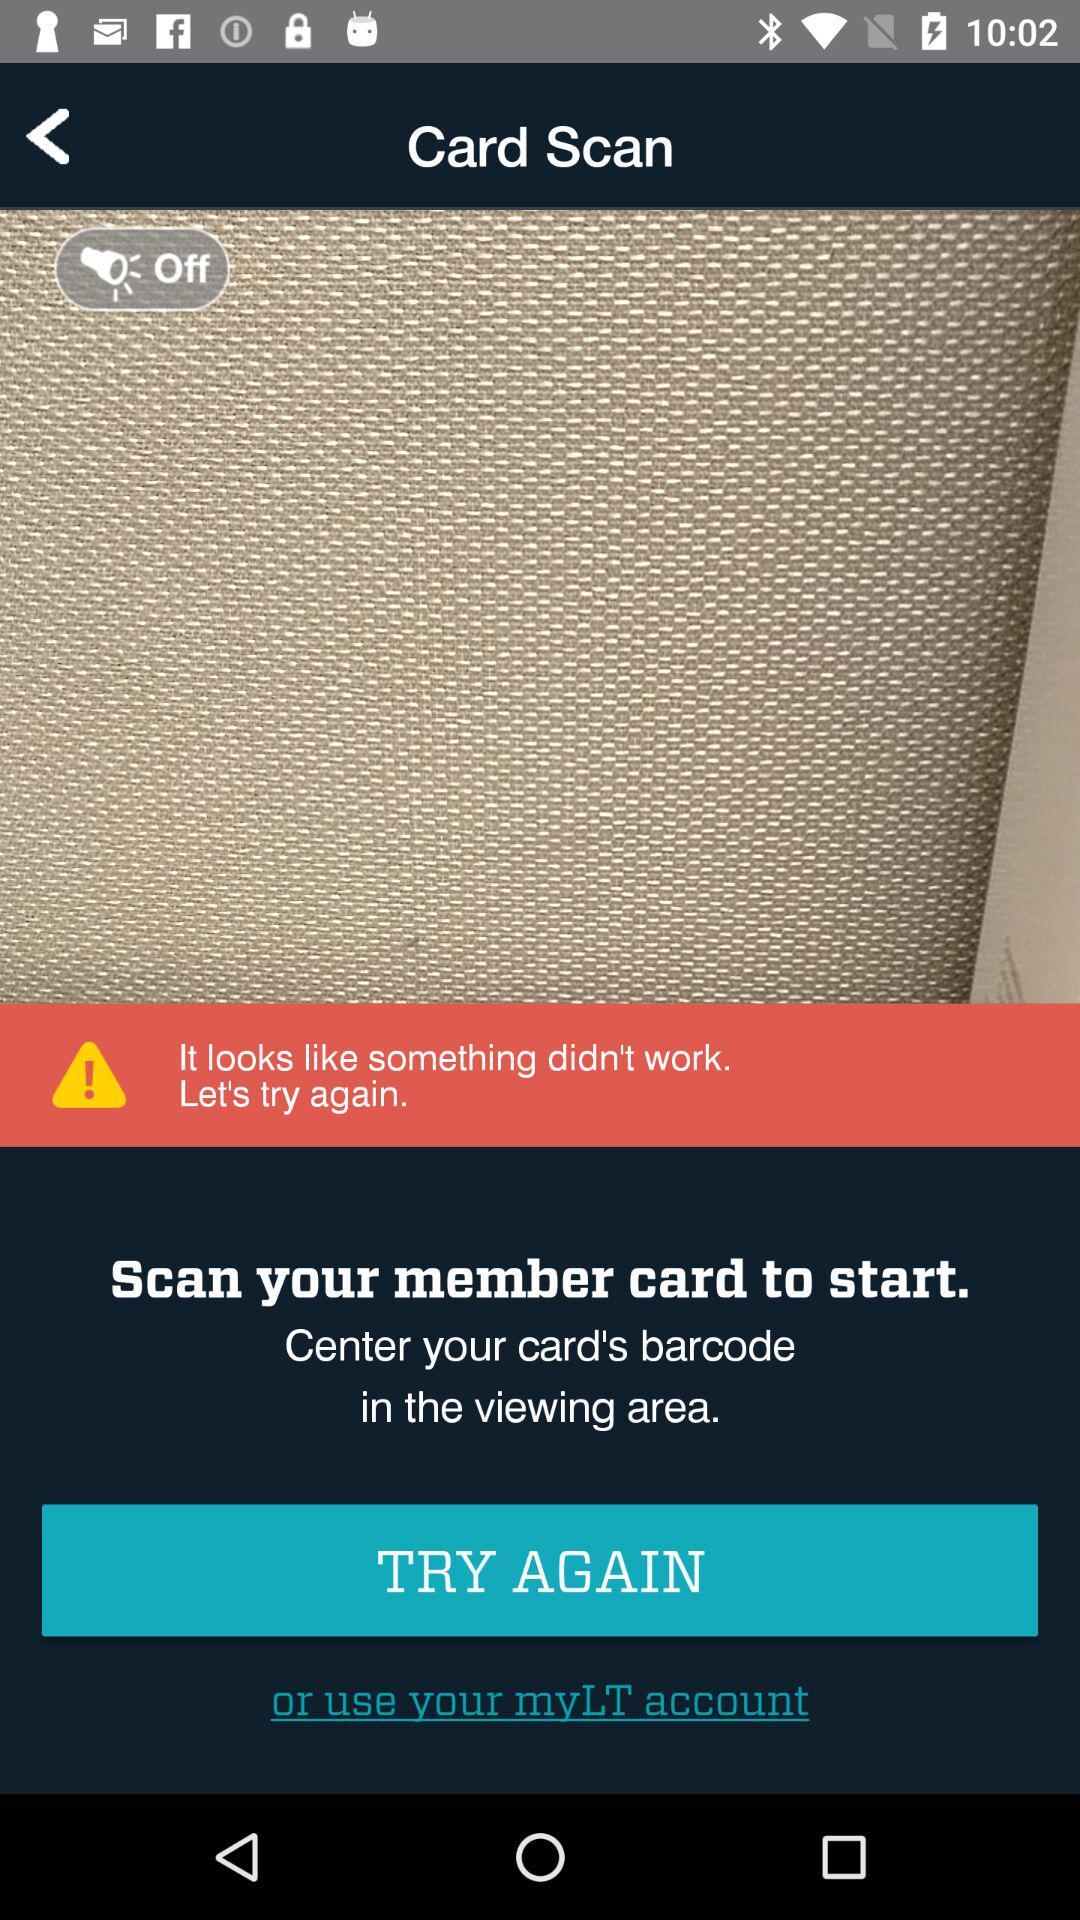  I want to click on off, so click(141, 268).